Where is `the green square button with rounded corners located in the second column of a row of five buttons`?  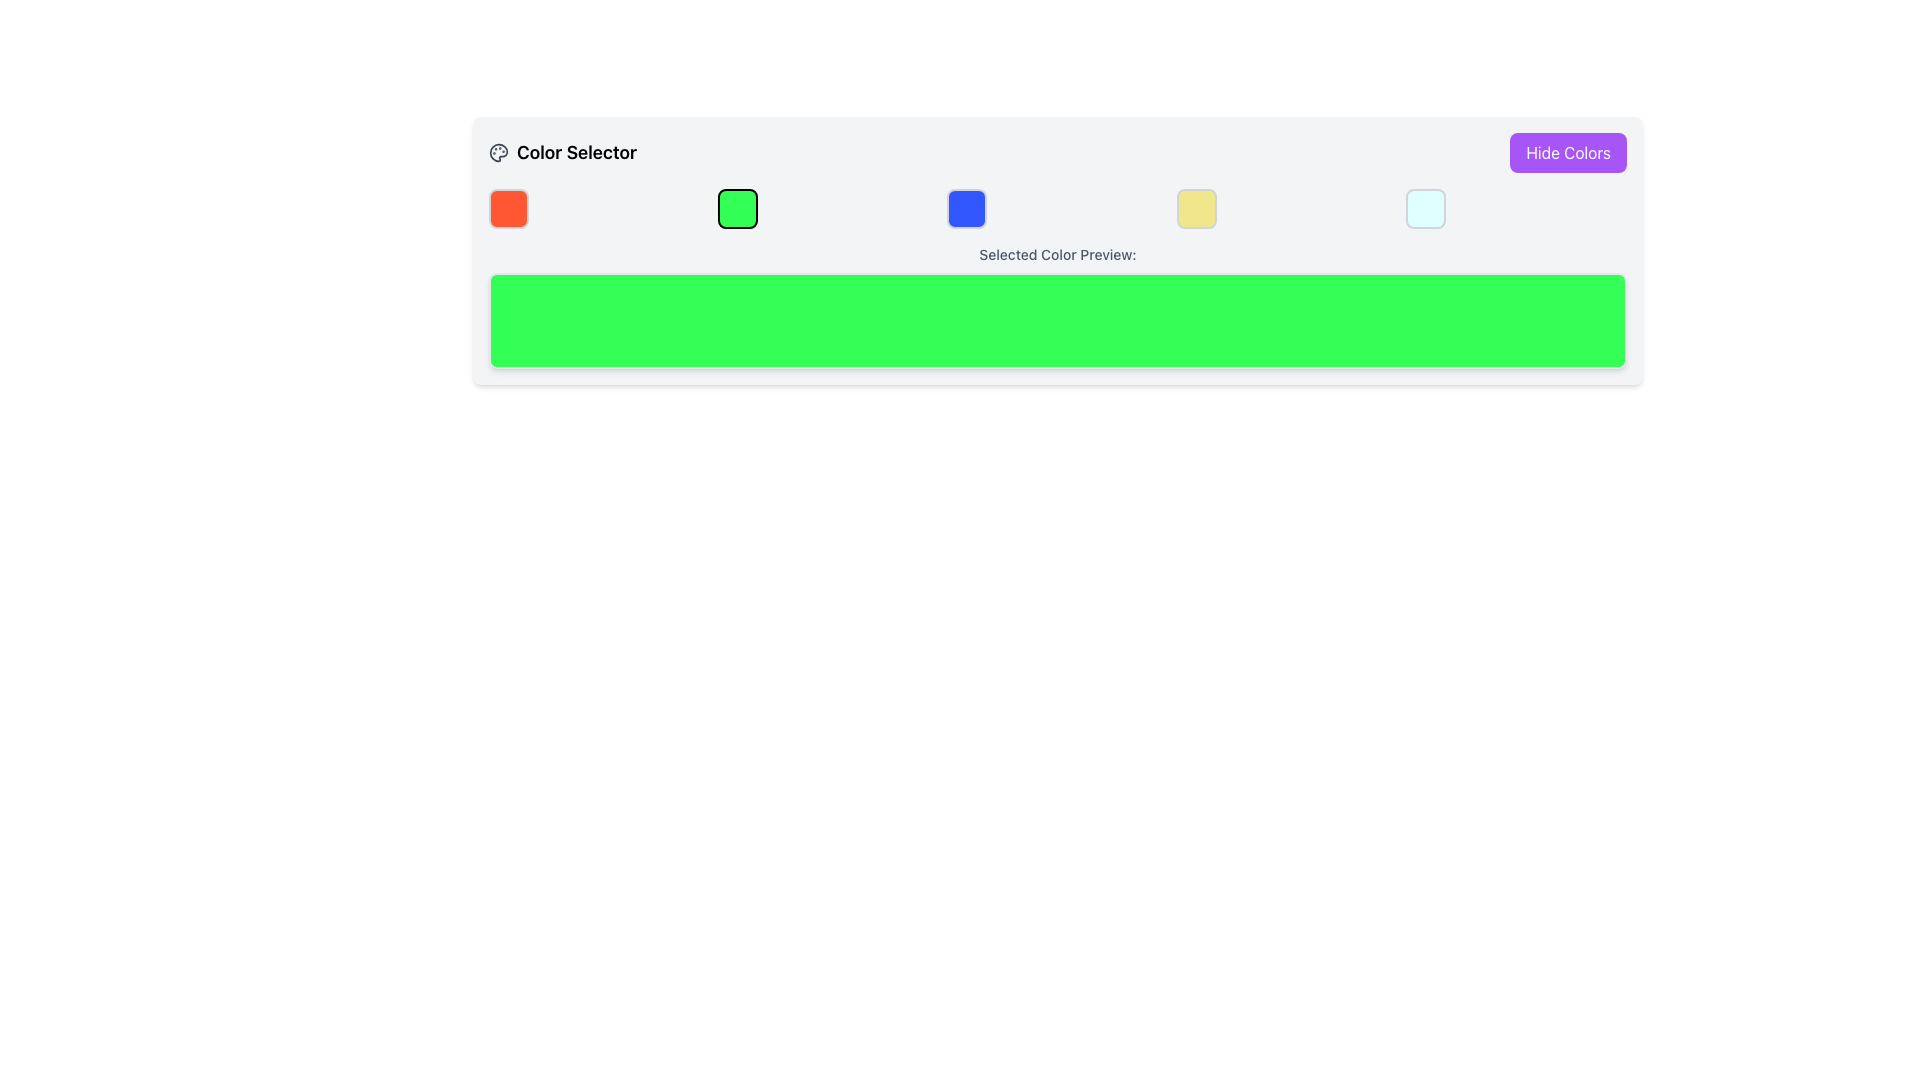 the green square button with rounded corners located in the second column of a row of five buttons is located at coordinates (737, 208).